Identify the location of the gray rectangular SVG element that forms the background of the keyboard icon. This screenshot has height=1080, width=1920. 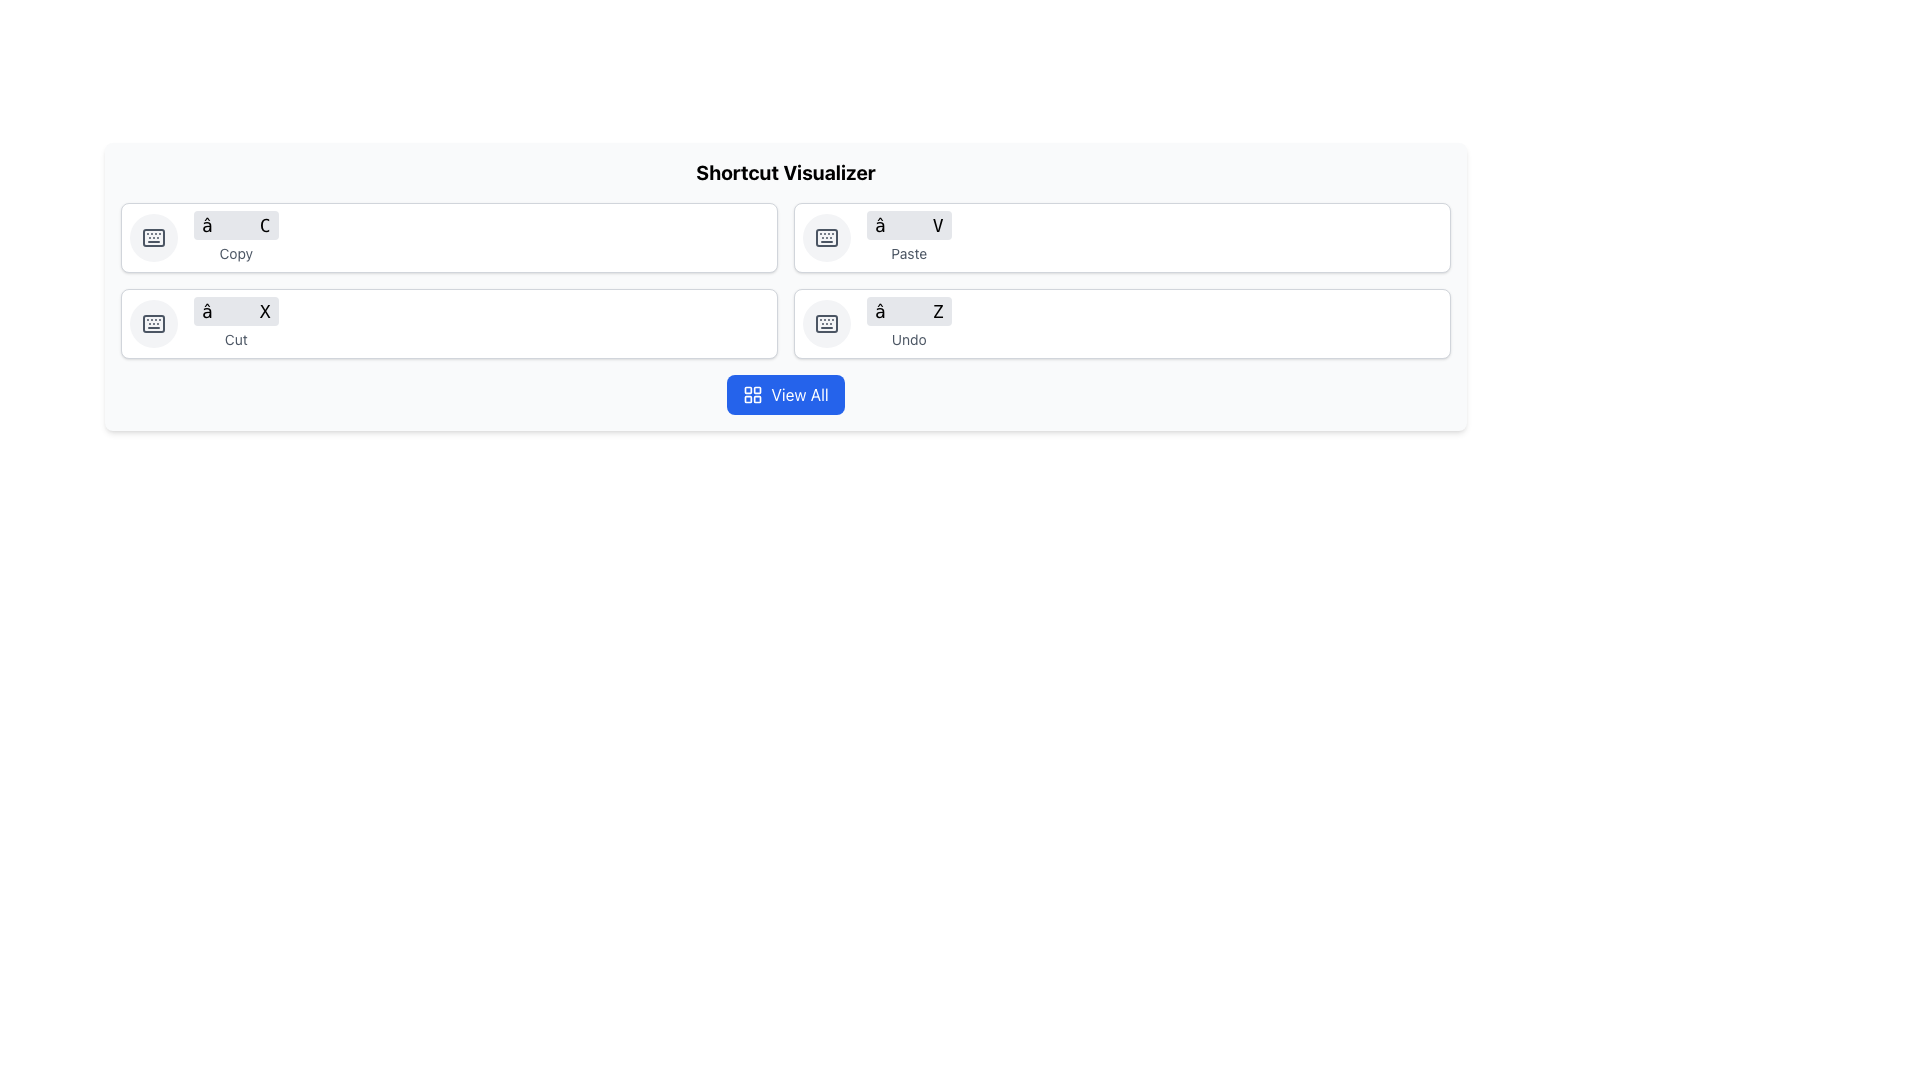
(826, 237).